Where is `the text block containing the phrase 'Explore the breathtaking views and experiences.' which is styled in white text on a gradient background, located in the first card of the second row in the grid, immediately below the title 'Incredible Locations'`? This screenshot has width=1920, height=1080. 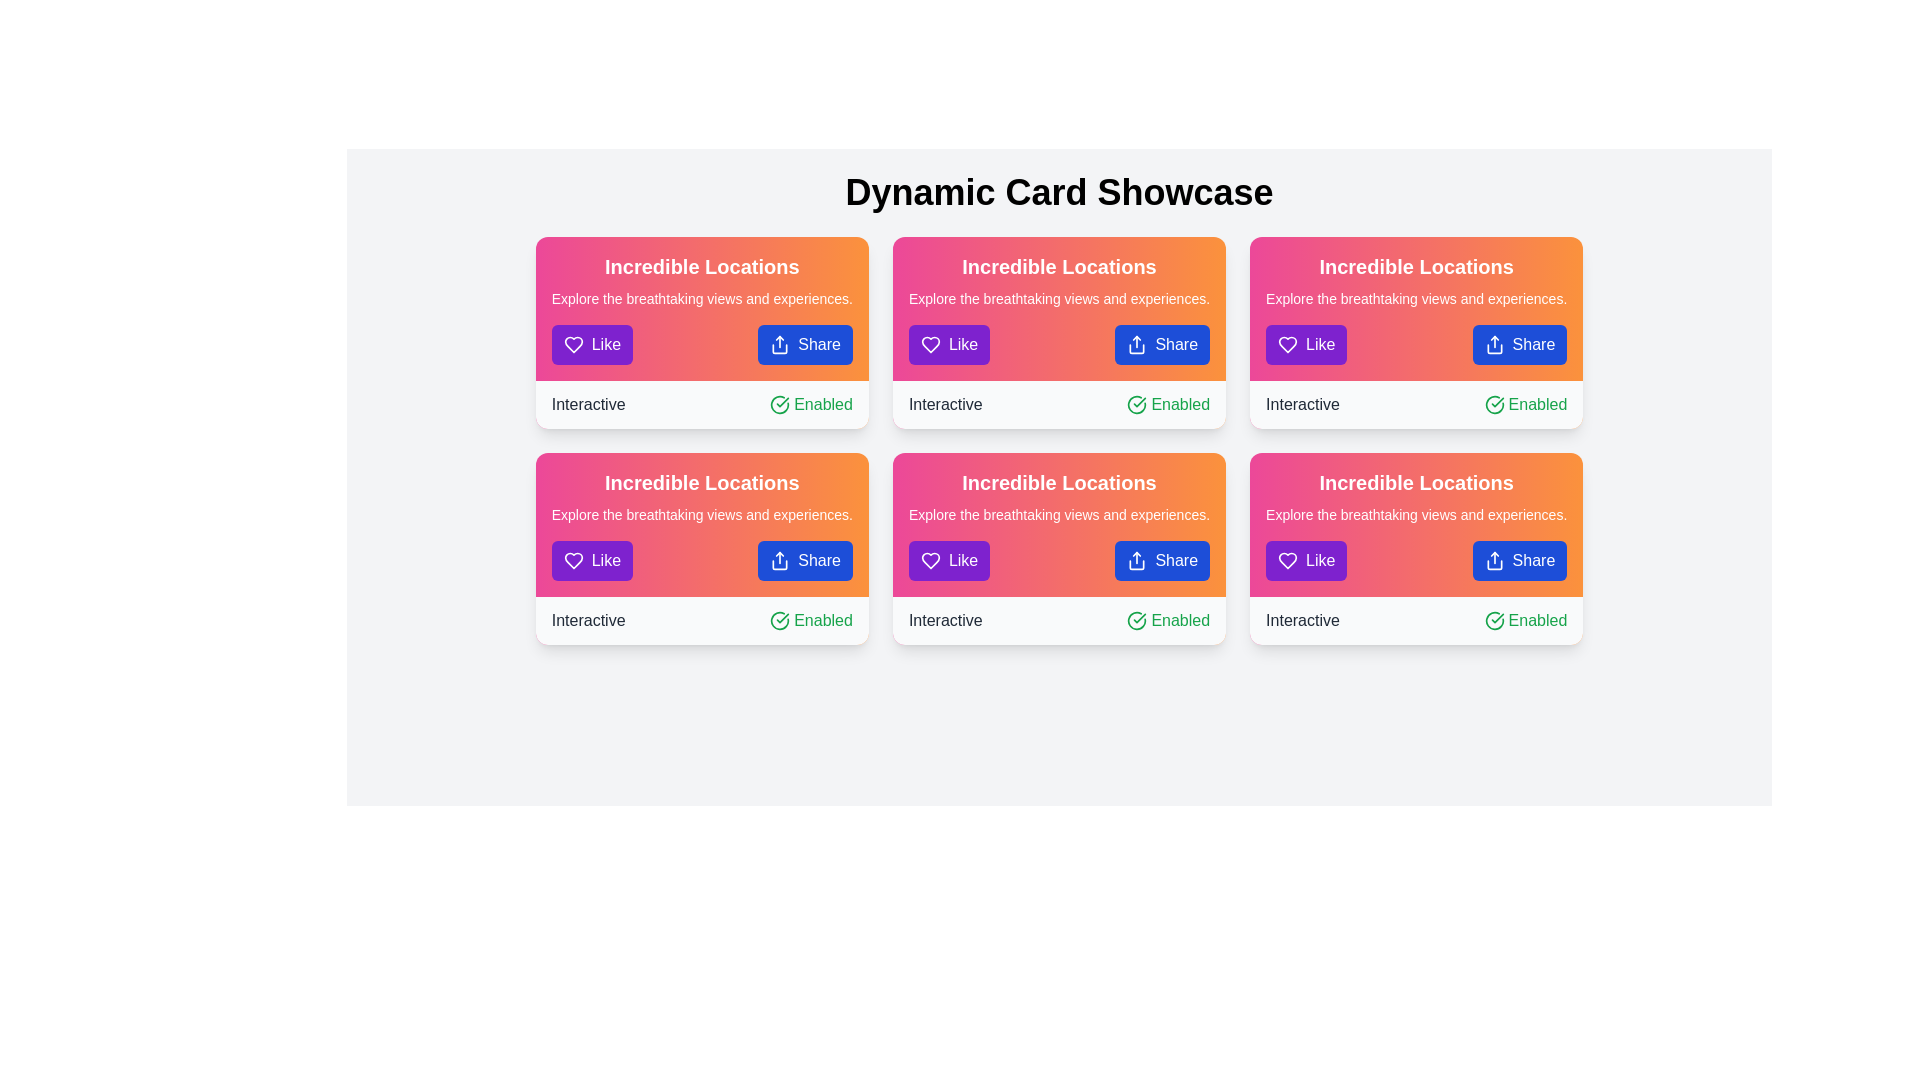 the text block containing the phrase 'Explore the breathtaking views and experiences.' which is styled in white text on a gradient background, located in the first card of the second row in the grid, immediately below the title 'Incredible Locations' is located at coordinates (1058, 299).